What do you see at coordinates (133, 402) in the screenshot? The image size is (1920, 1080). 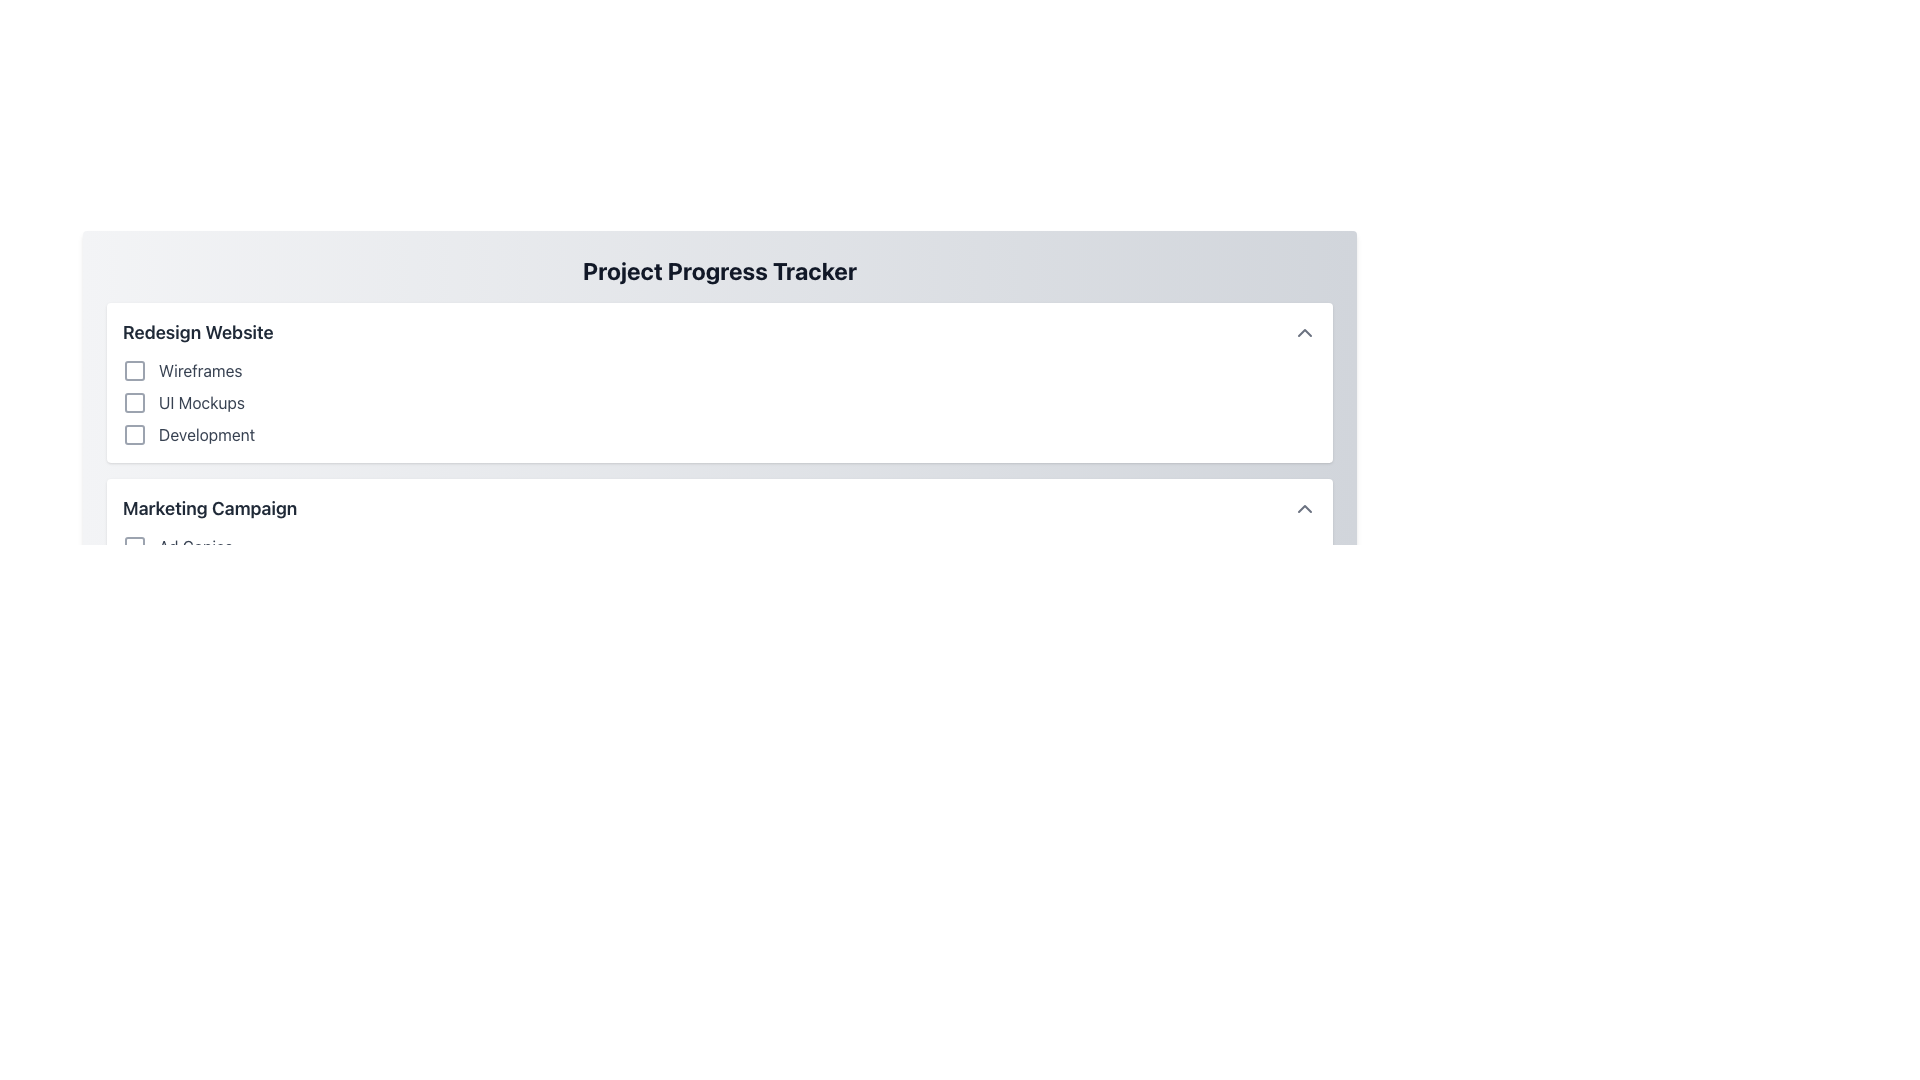 I see `the interactive checkbox control located to the left of the text 'UI Mockups'` at bounding box center [133, 402].